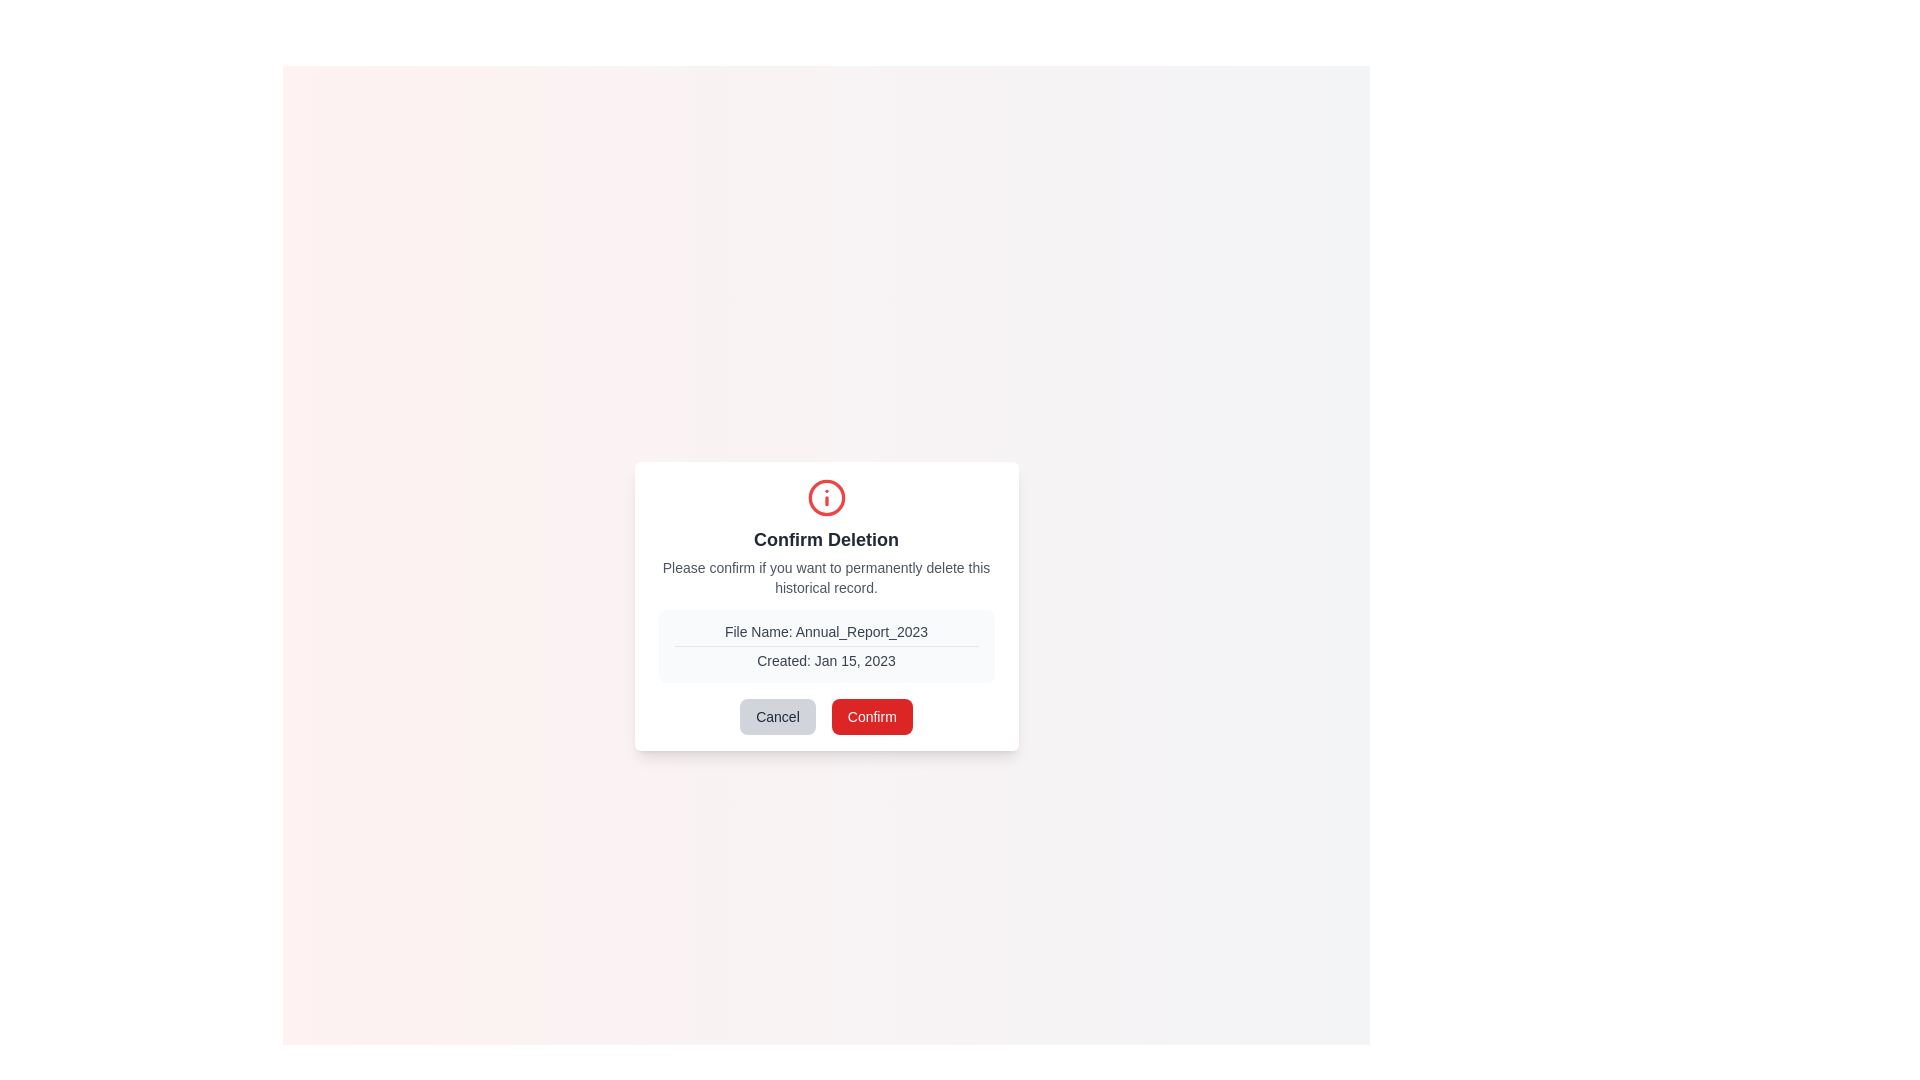  Describe the element at coordinates (872, 715) in the screenshot. I see `the confirm button for deletion located towards the bottom-center of the dialog box to initiate the deletion process` at that location.